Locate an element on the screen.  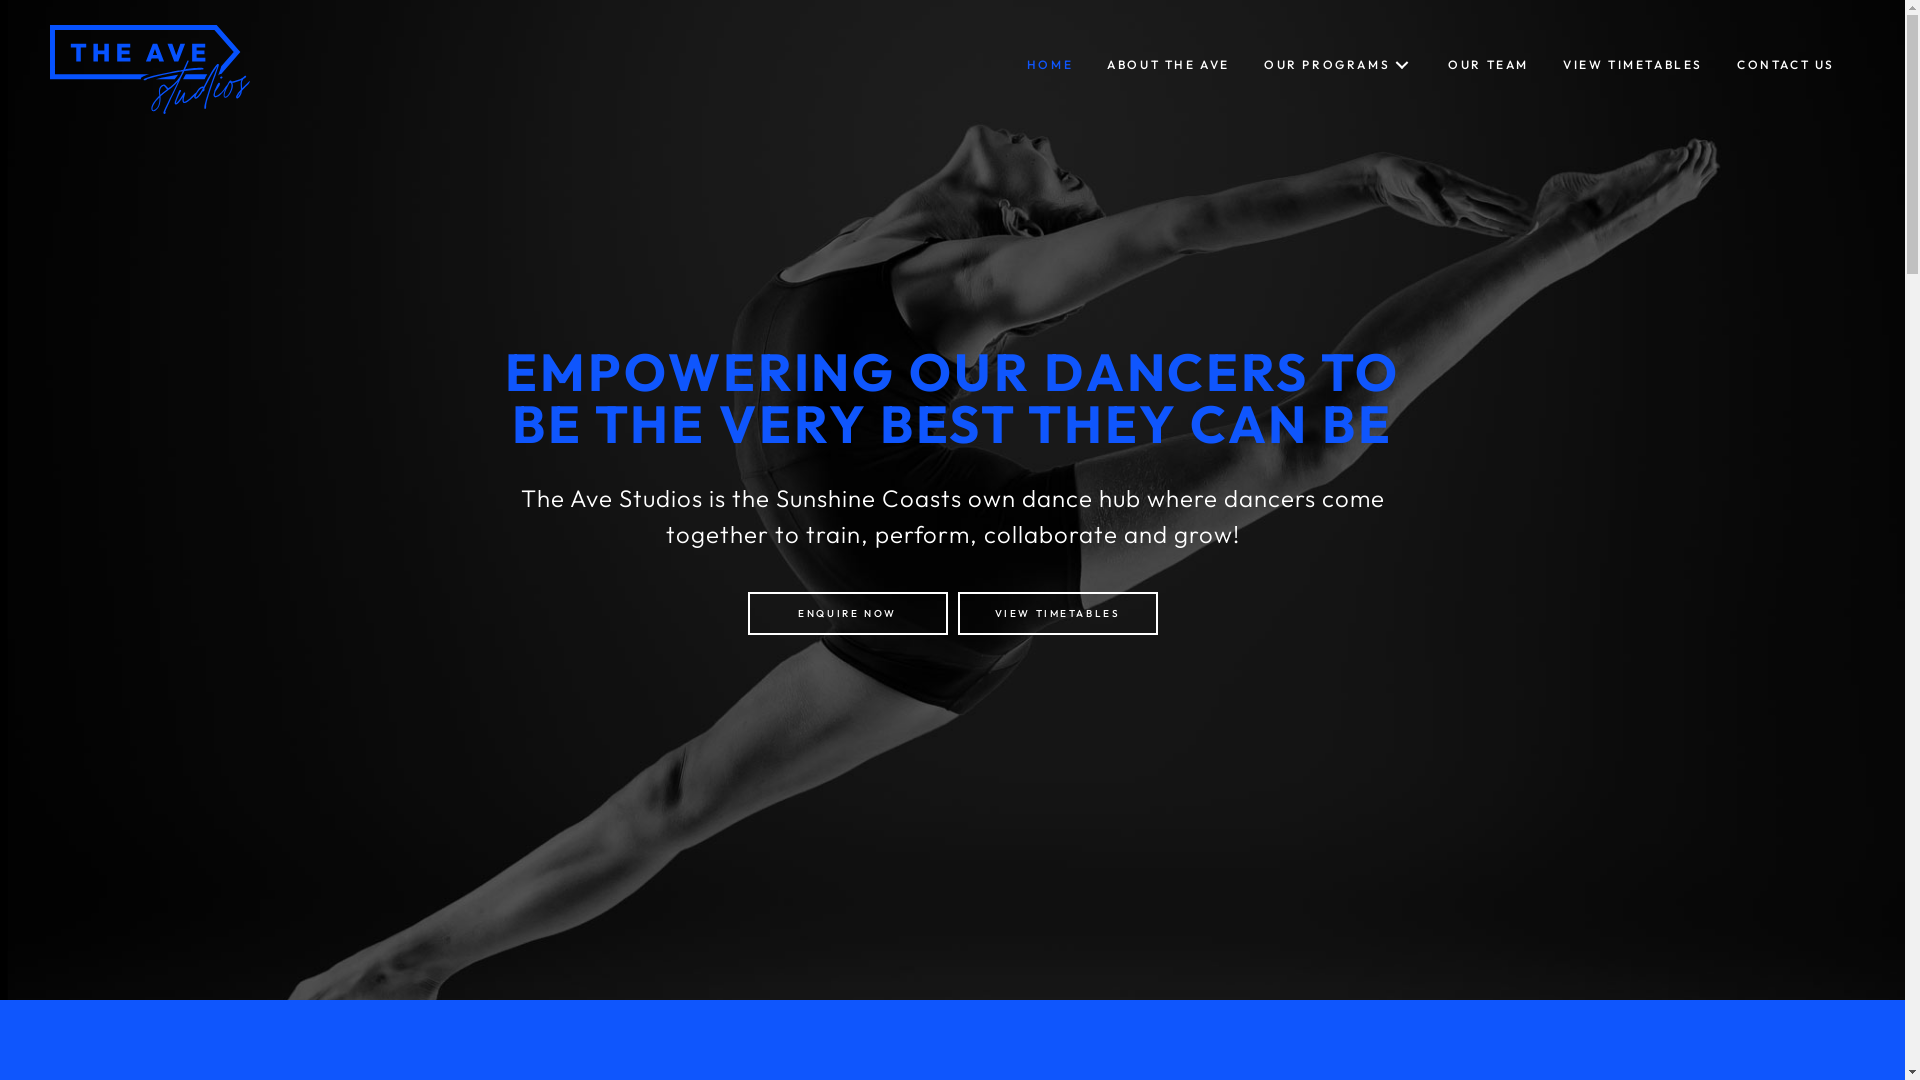
'HOME' is located at coordinates (1049, 64).